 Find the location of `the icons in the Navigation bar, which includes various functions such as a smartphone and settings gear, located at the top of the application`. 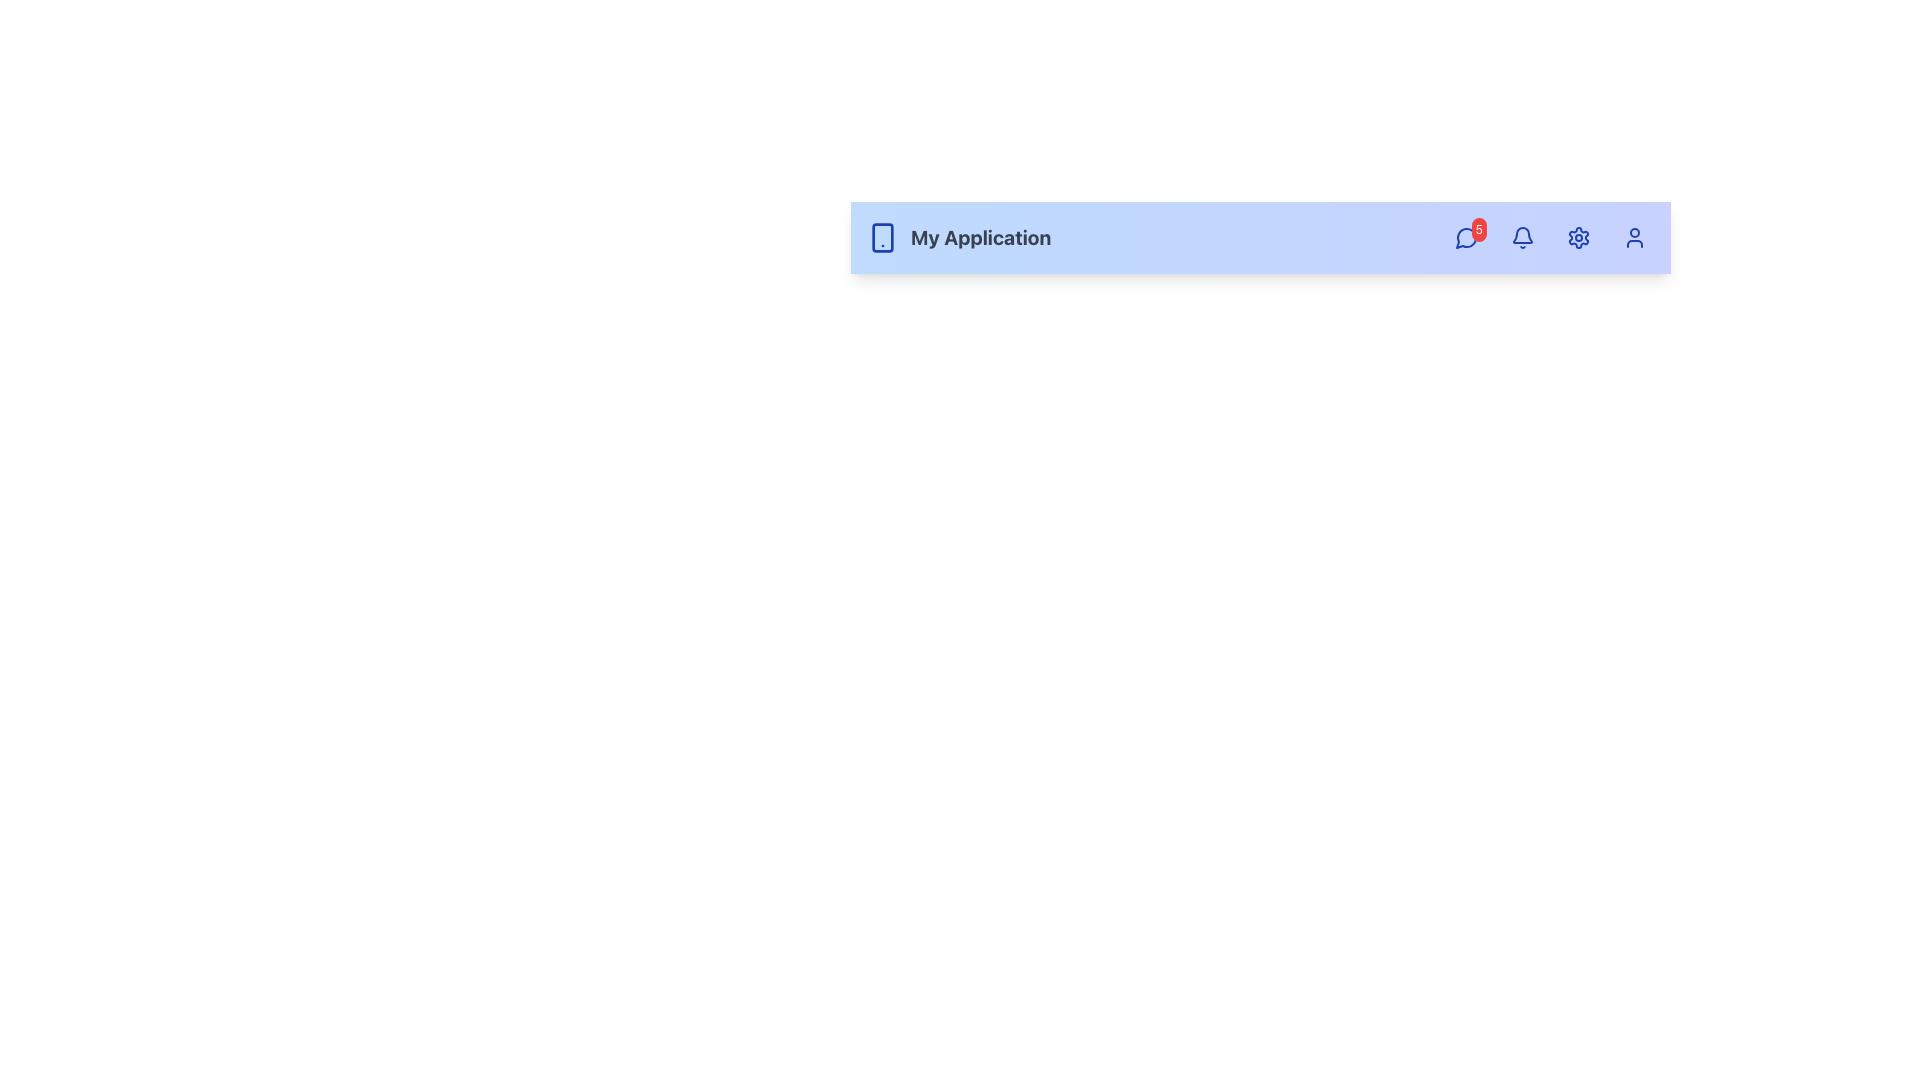

the icons in the Navigation bar, which includes various functions such as a smartphone and settings gear, located at the top of the application is located at coordinates (1260, 237).